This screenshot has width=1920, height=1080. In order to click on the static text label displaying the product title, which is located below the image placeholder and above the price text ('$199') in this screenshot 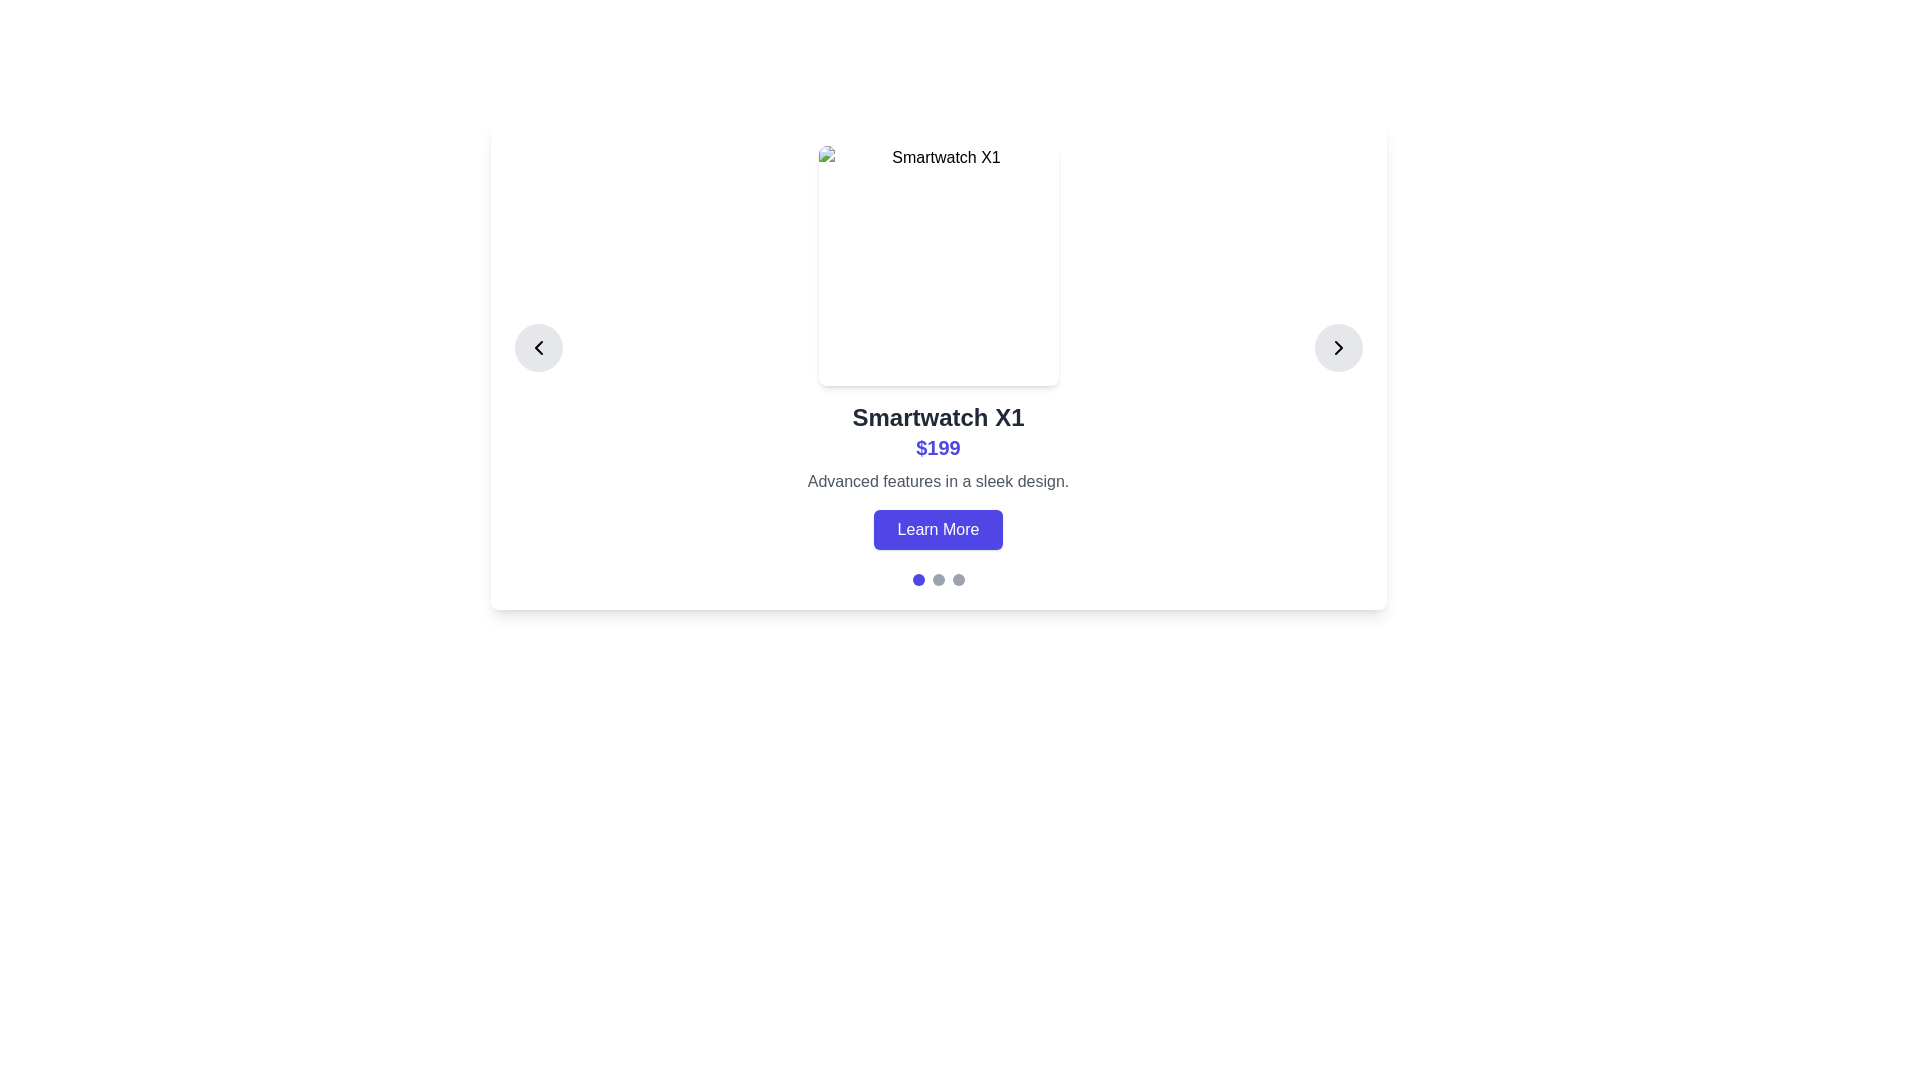, I will do `click(937, 416)`.